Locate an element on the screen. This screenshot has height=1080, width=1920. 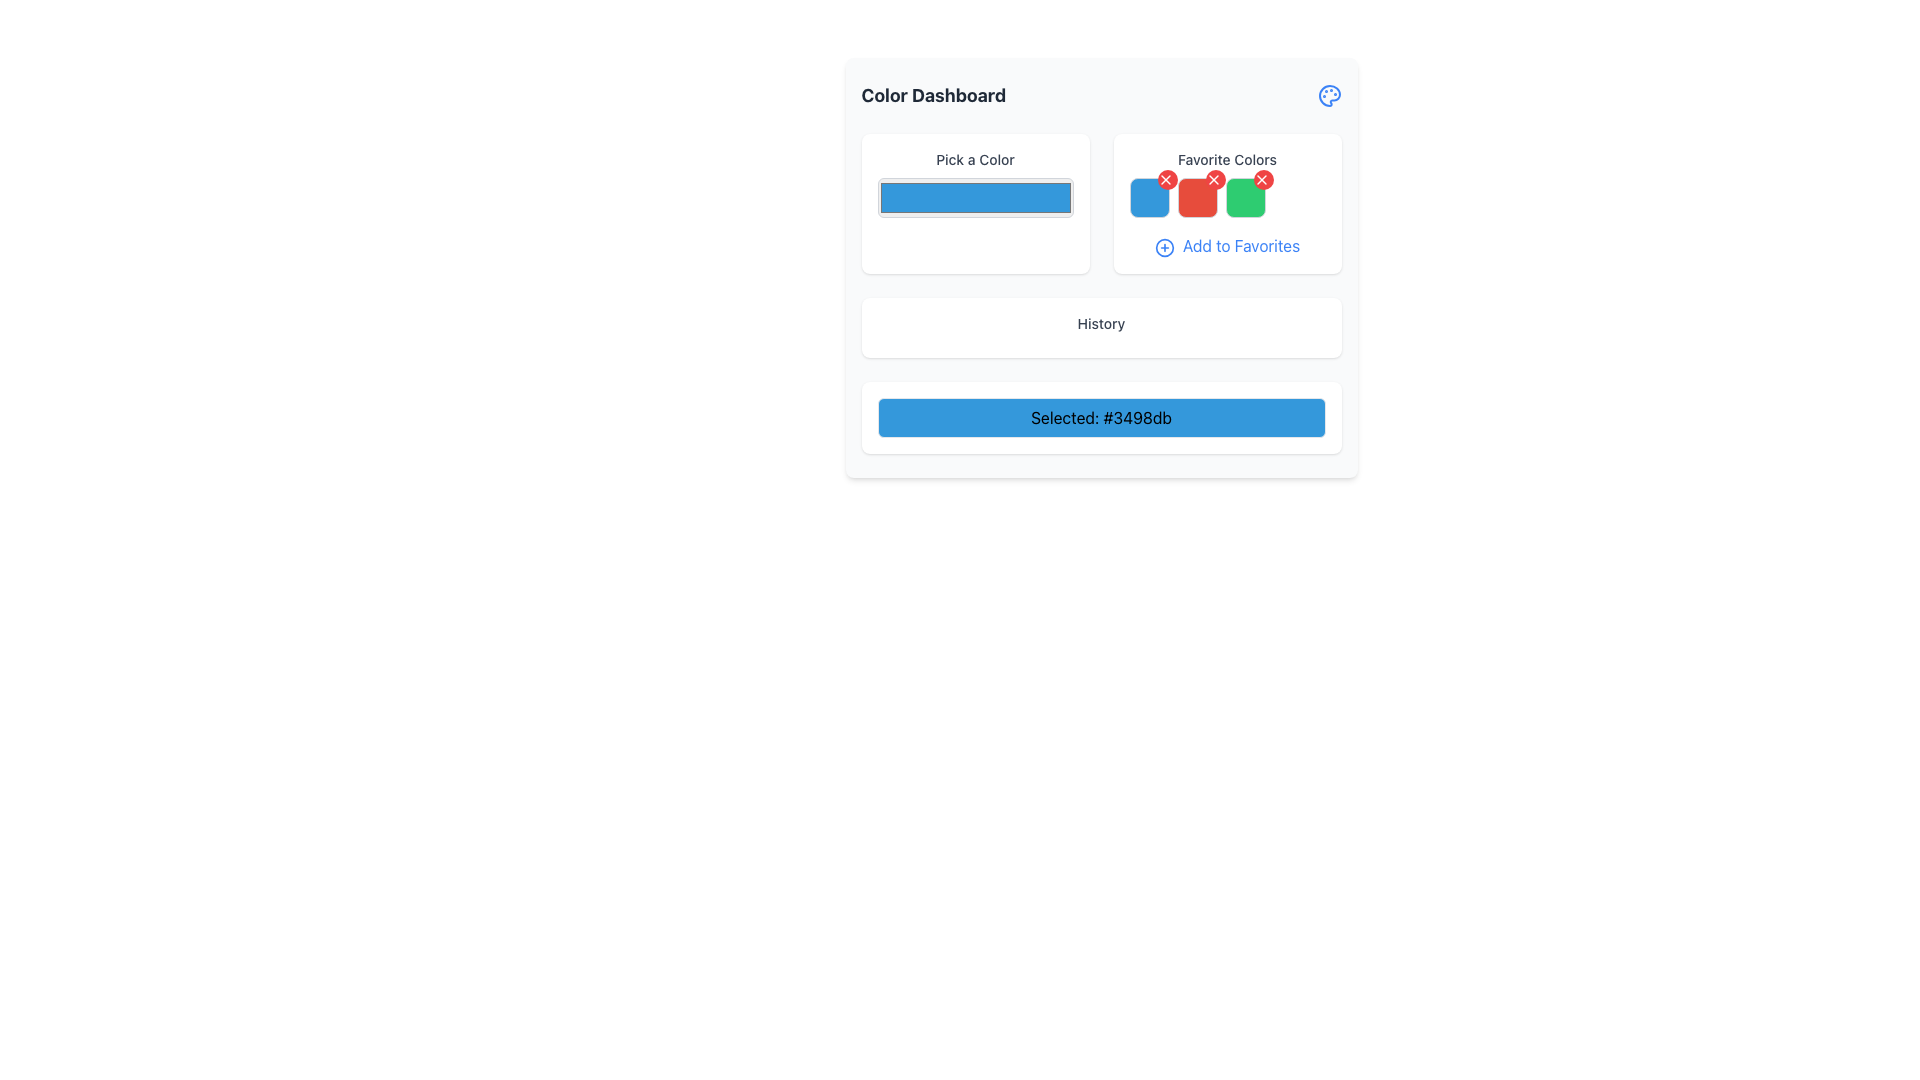
the color palette icon located in the top-right corner of the 'Color Dashboard' interface, next to the 'Color Dashboard' title text is located at coordinates (1329, 96).